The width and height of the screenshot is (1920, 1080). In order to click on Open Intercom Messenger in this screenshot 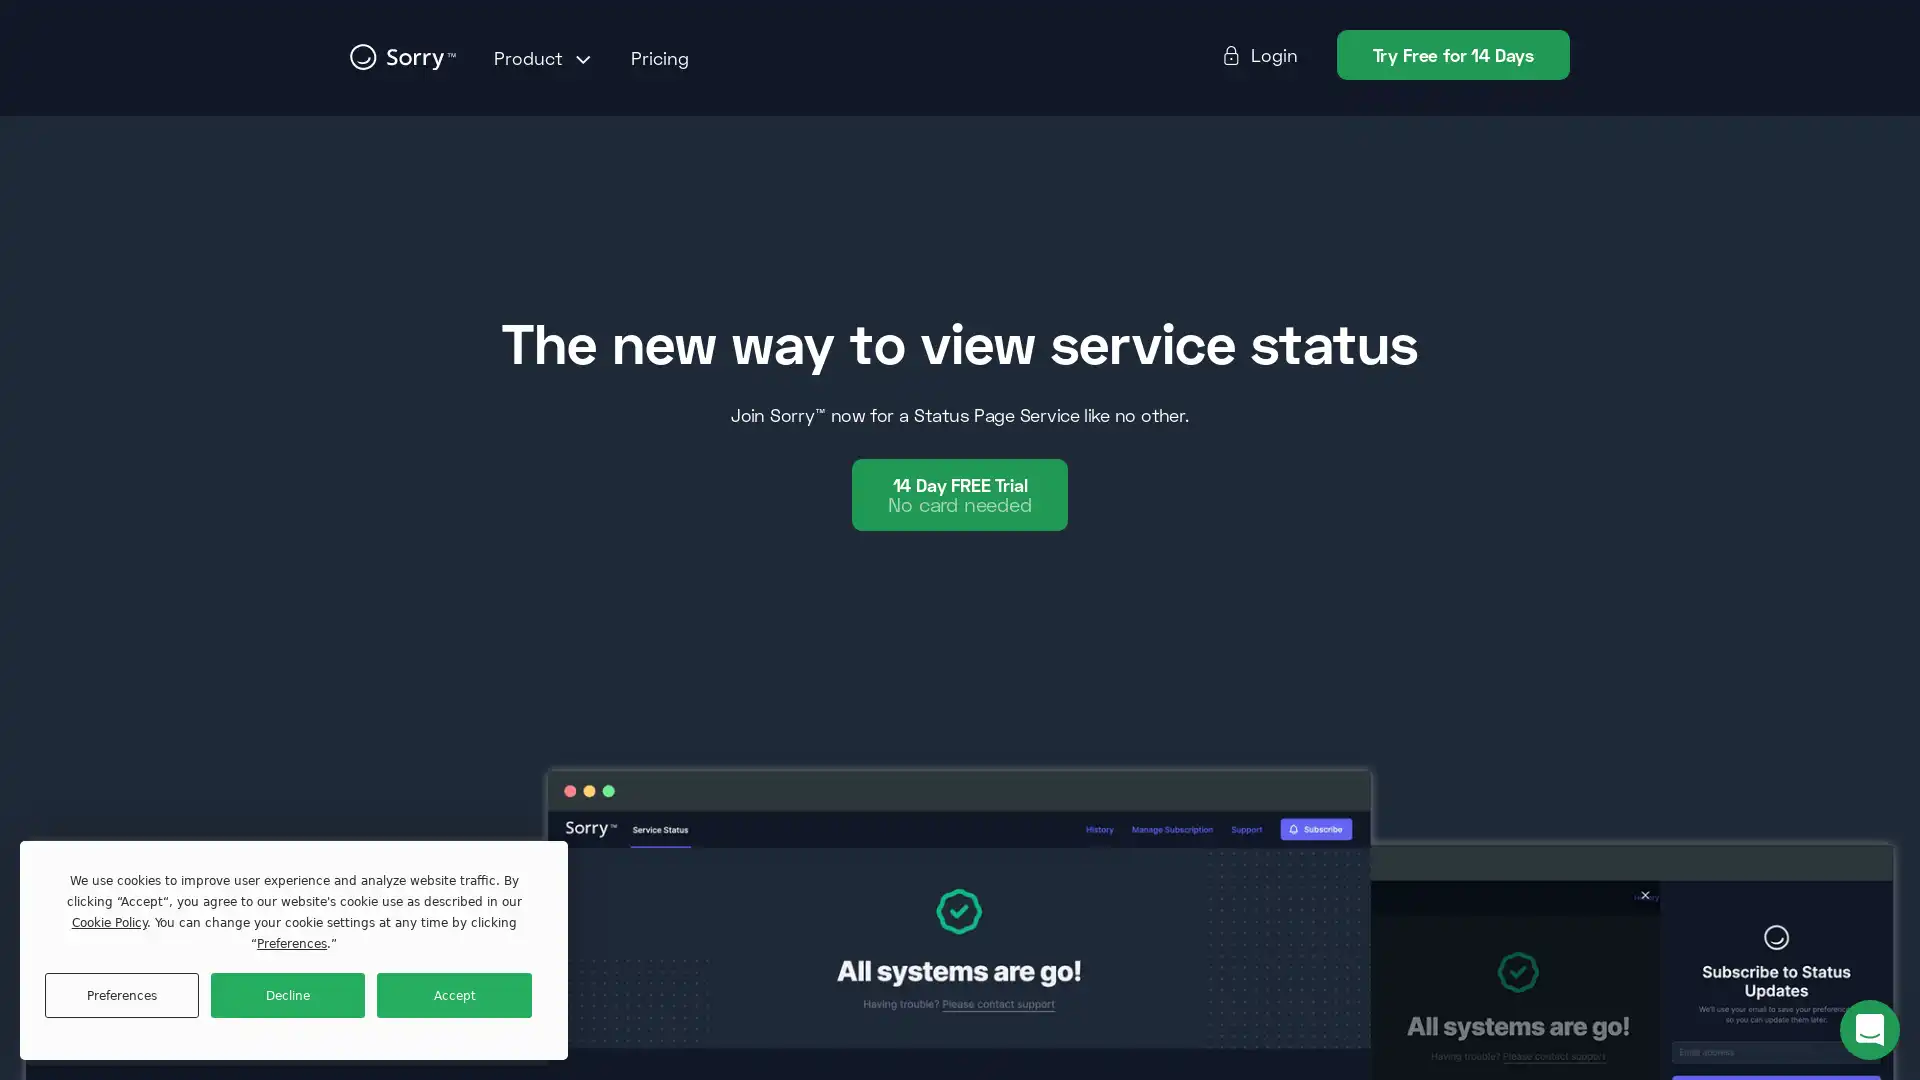, I will do `click(1869, 1029)`.